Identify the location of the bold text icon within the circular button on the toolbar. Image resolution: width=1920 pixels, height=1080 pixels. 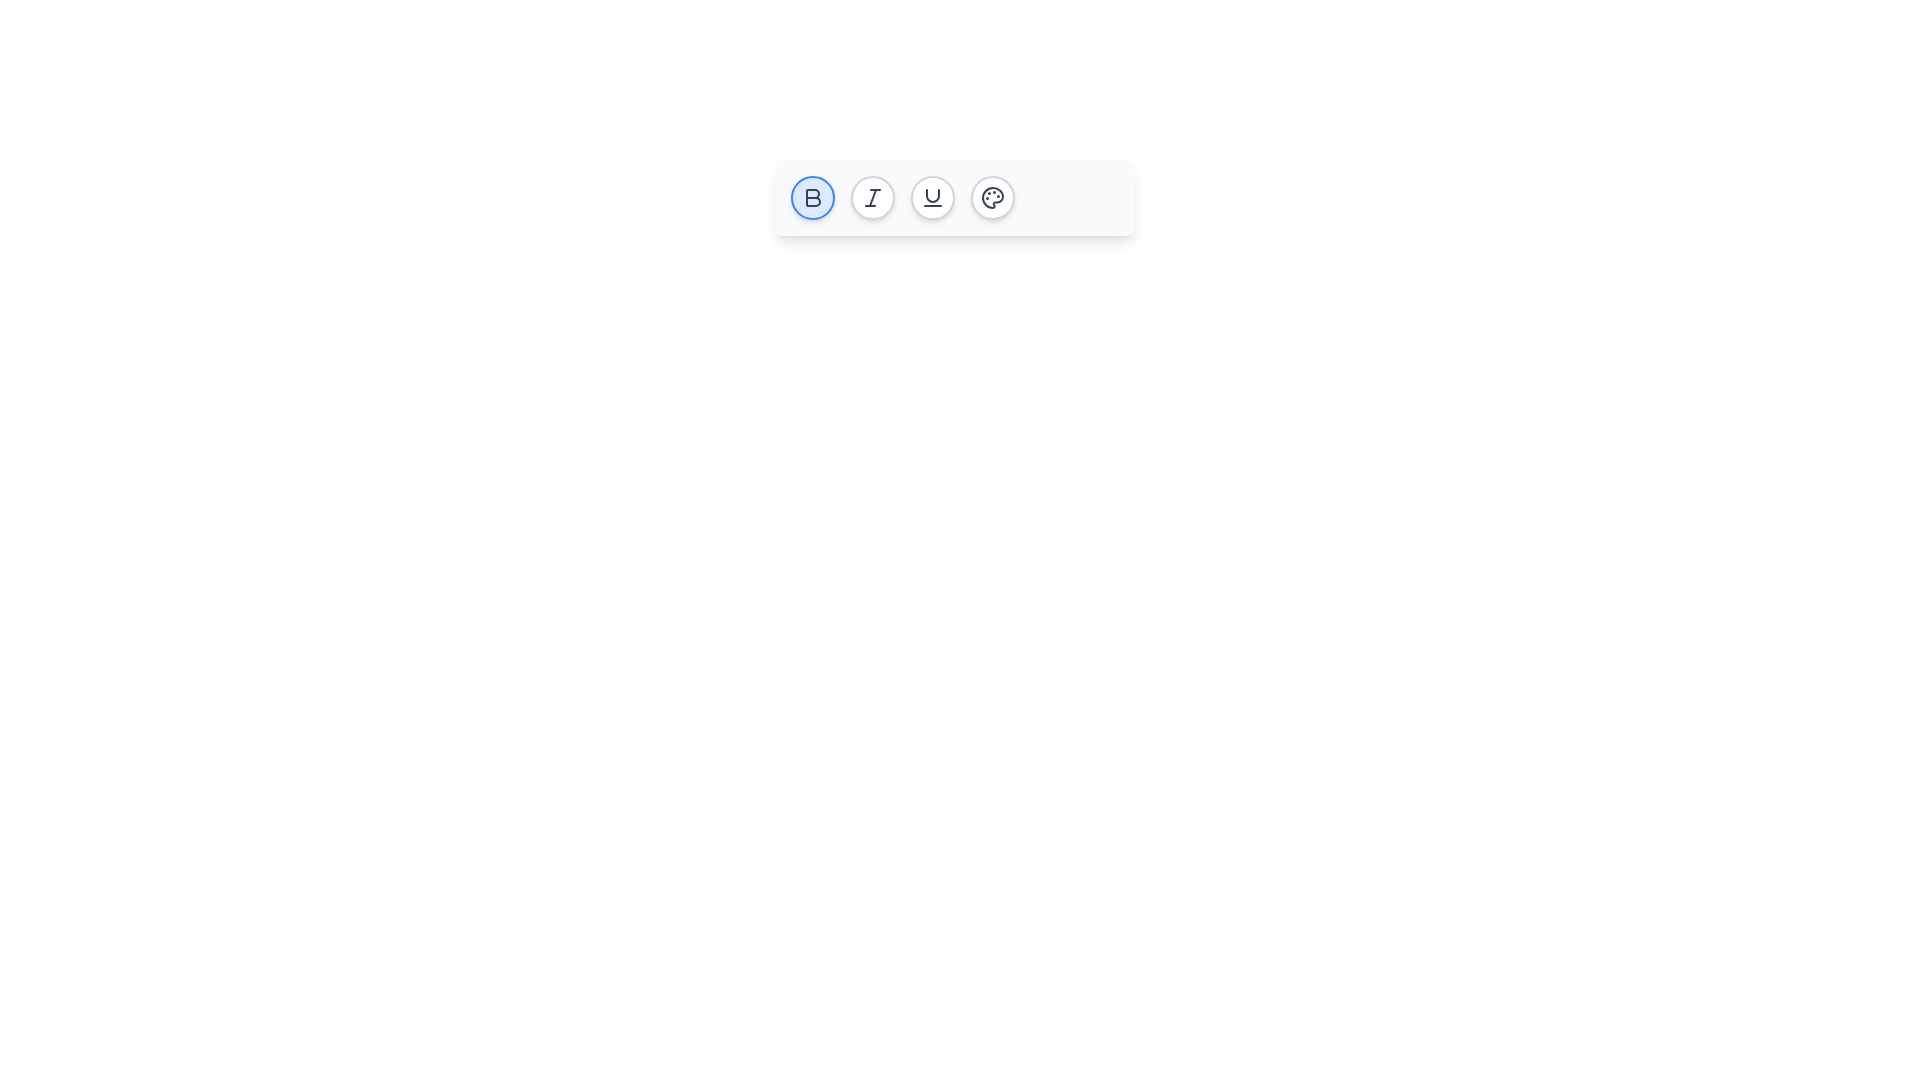
(813, 197).